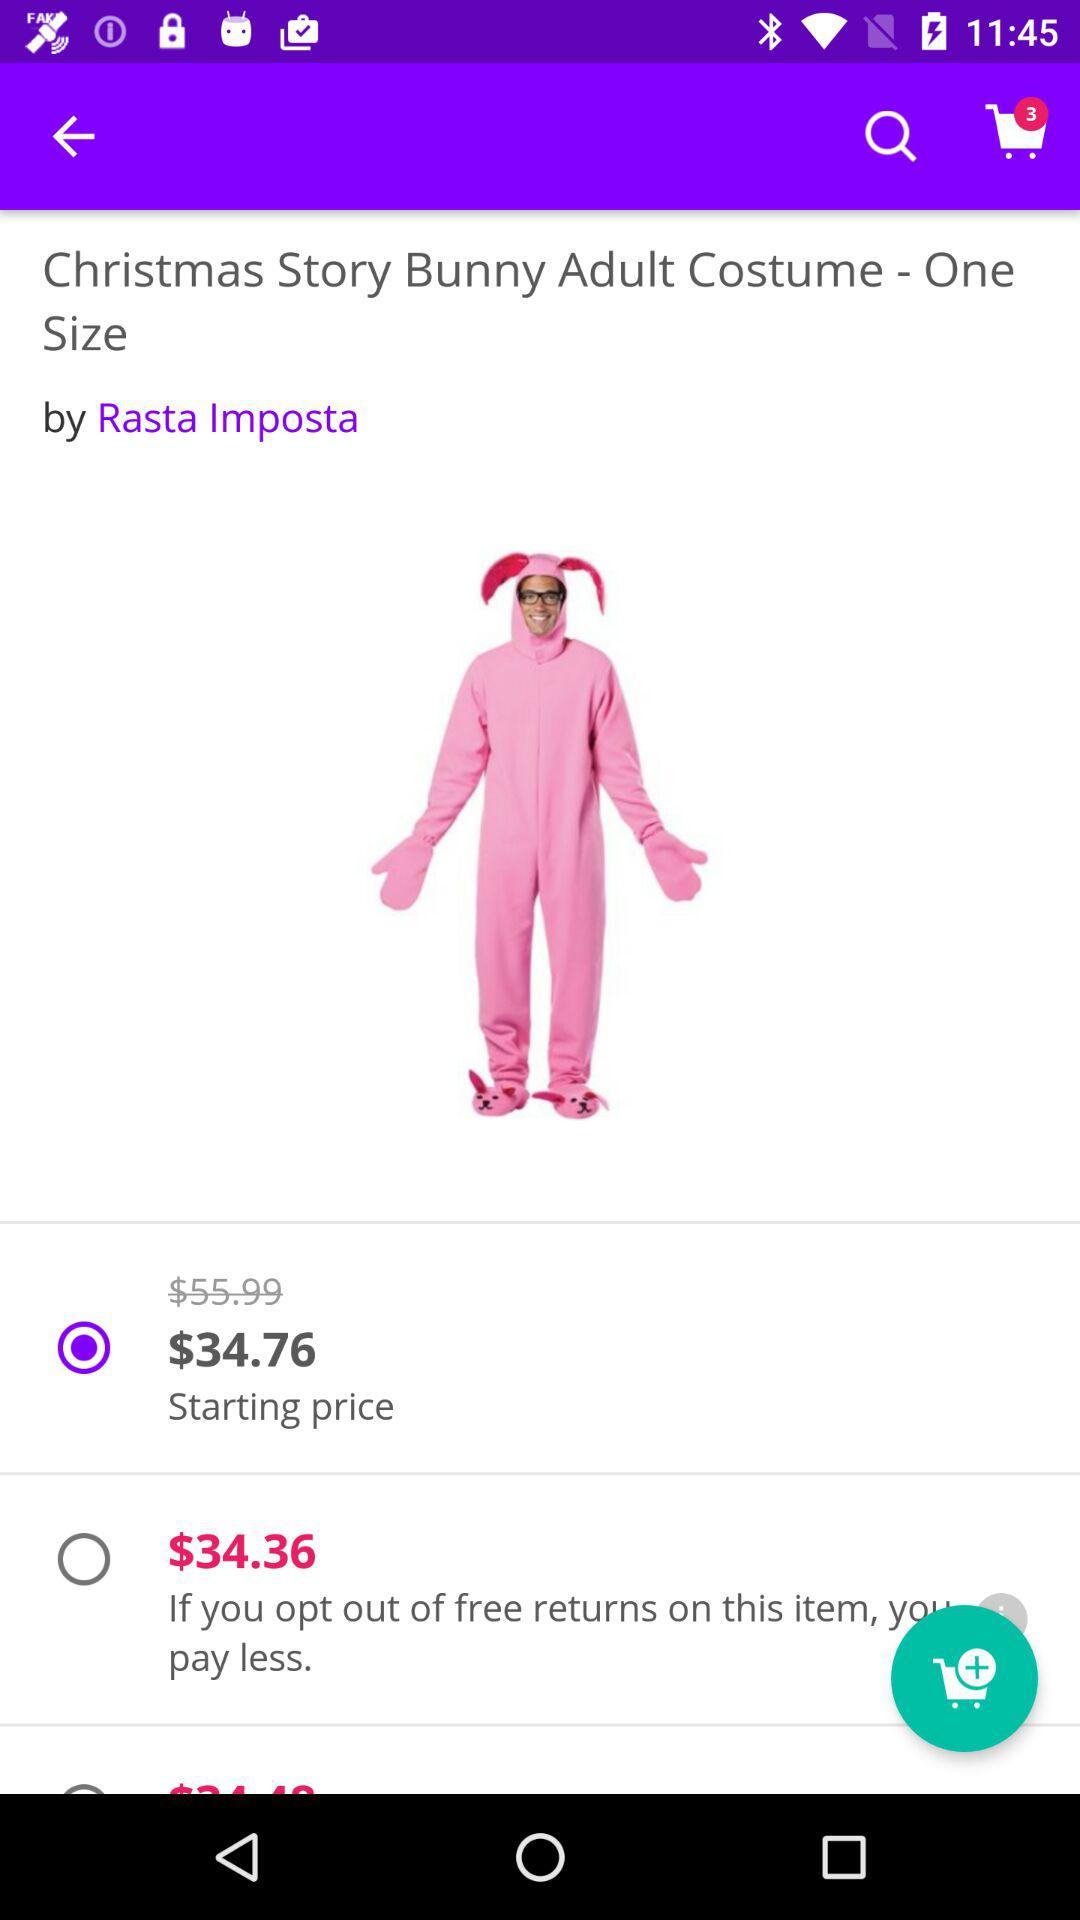 This screenshot has height=1920, width=1080. Describe the element at coordinates (963, 1678) in the screenshot. I see `the icon to the right of the $34.48 icon` at that location.